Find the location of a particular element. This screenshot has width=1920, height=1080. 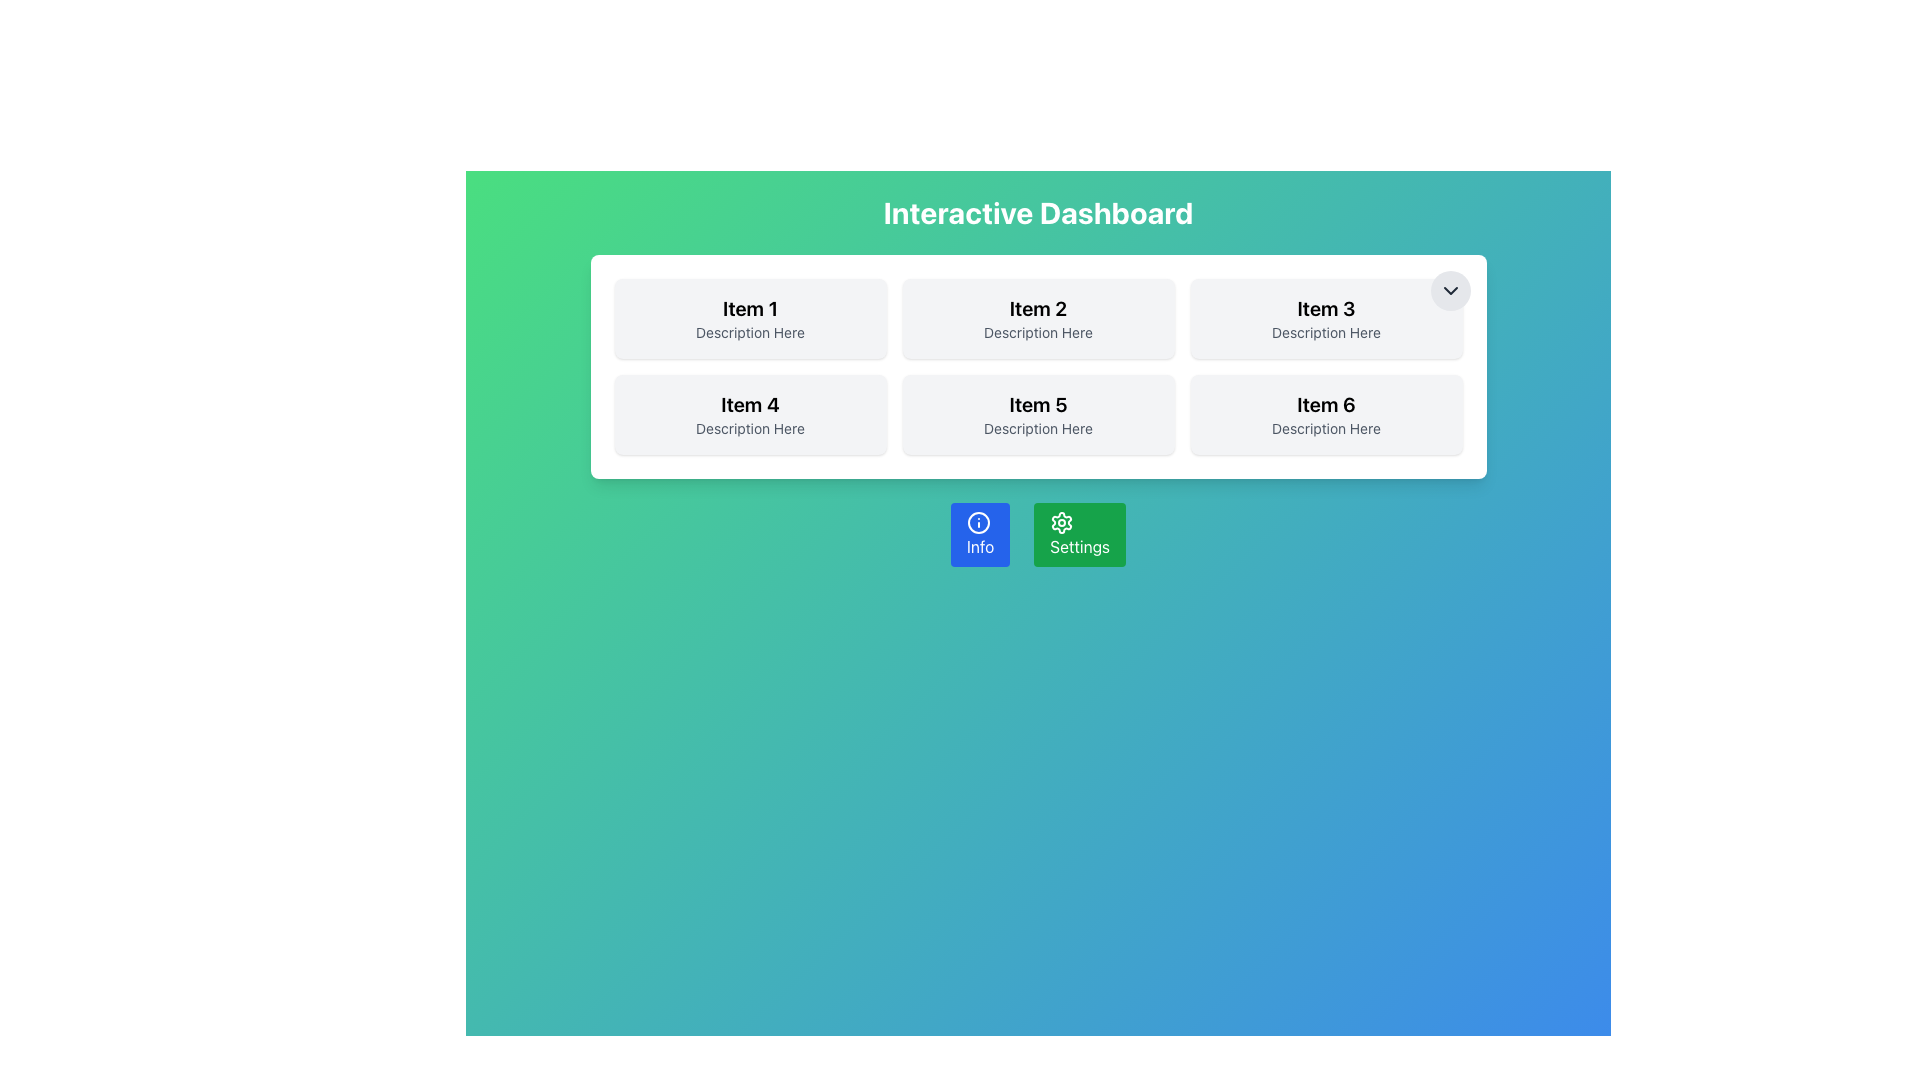

the settings button located immediately to the right of the 'Info' button with a blue background, positioned at the bottom center of the interface is located at coordinates (1079, 534).